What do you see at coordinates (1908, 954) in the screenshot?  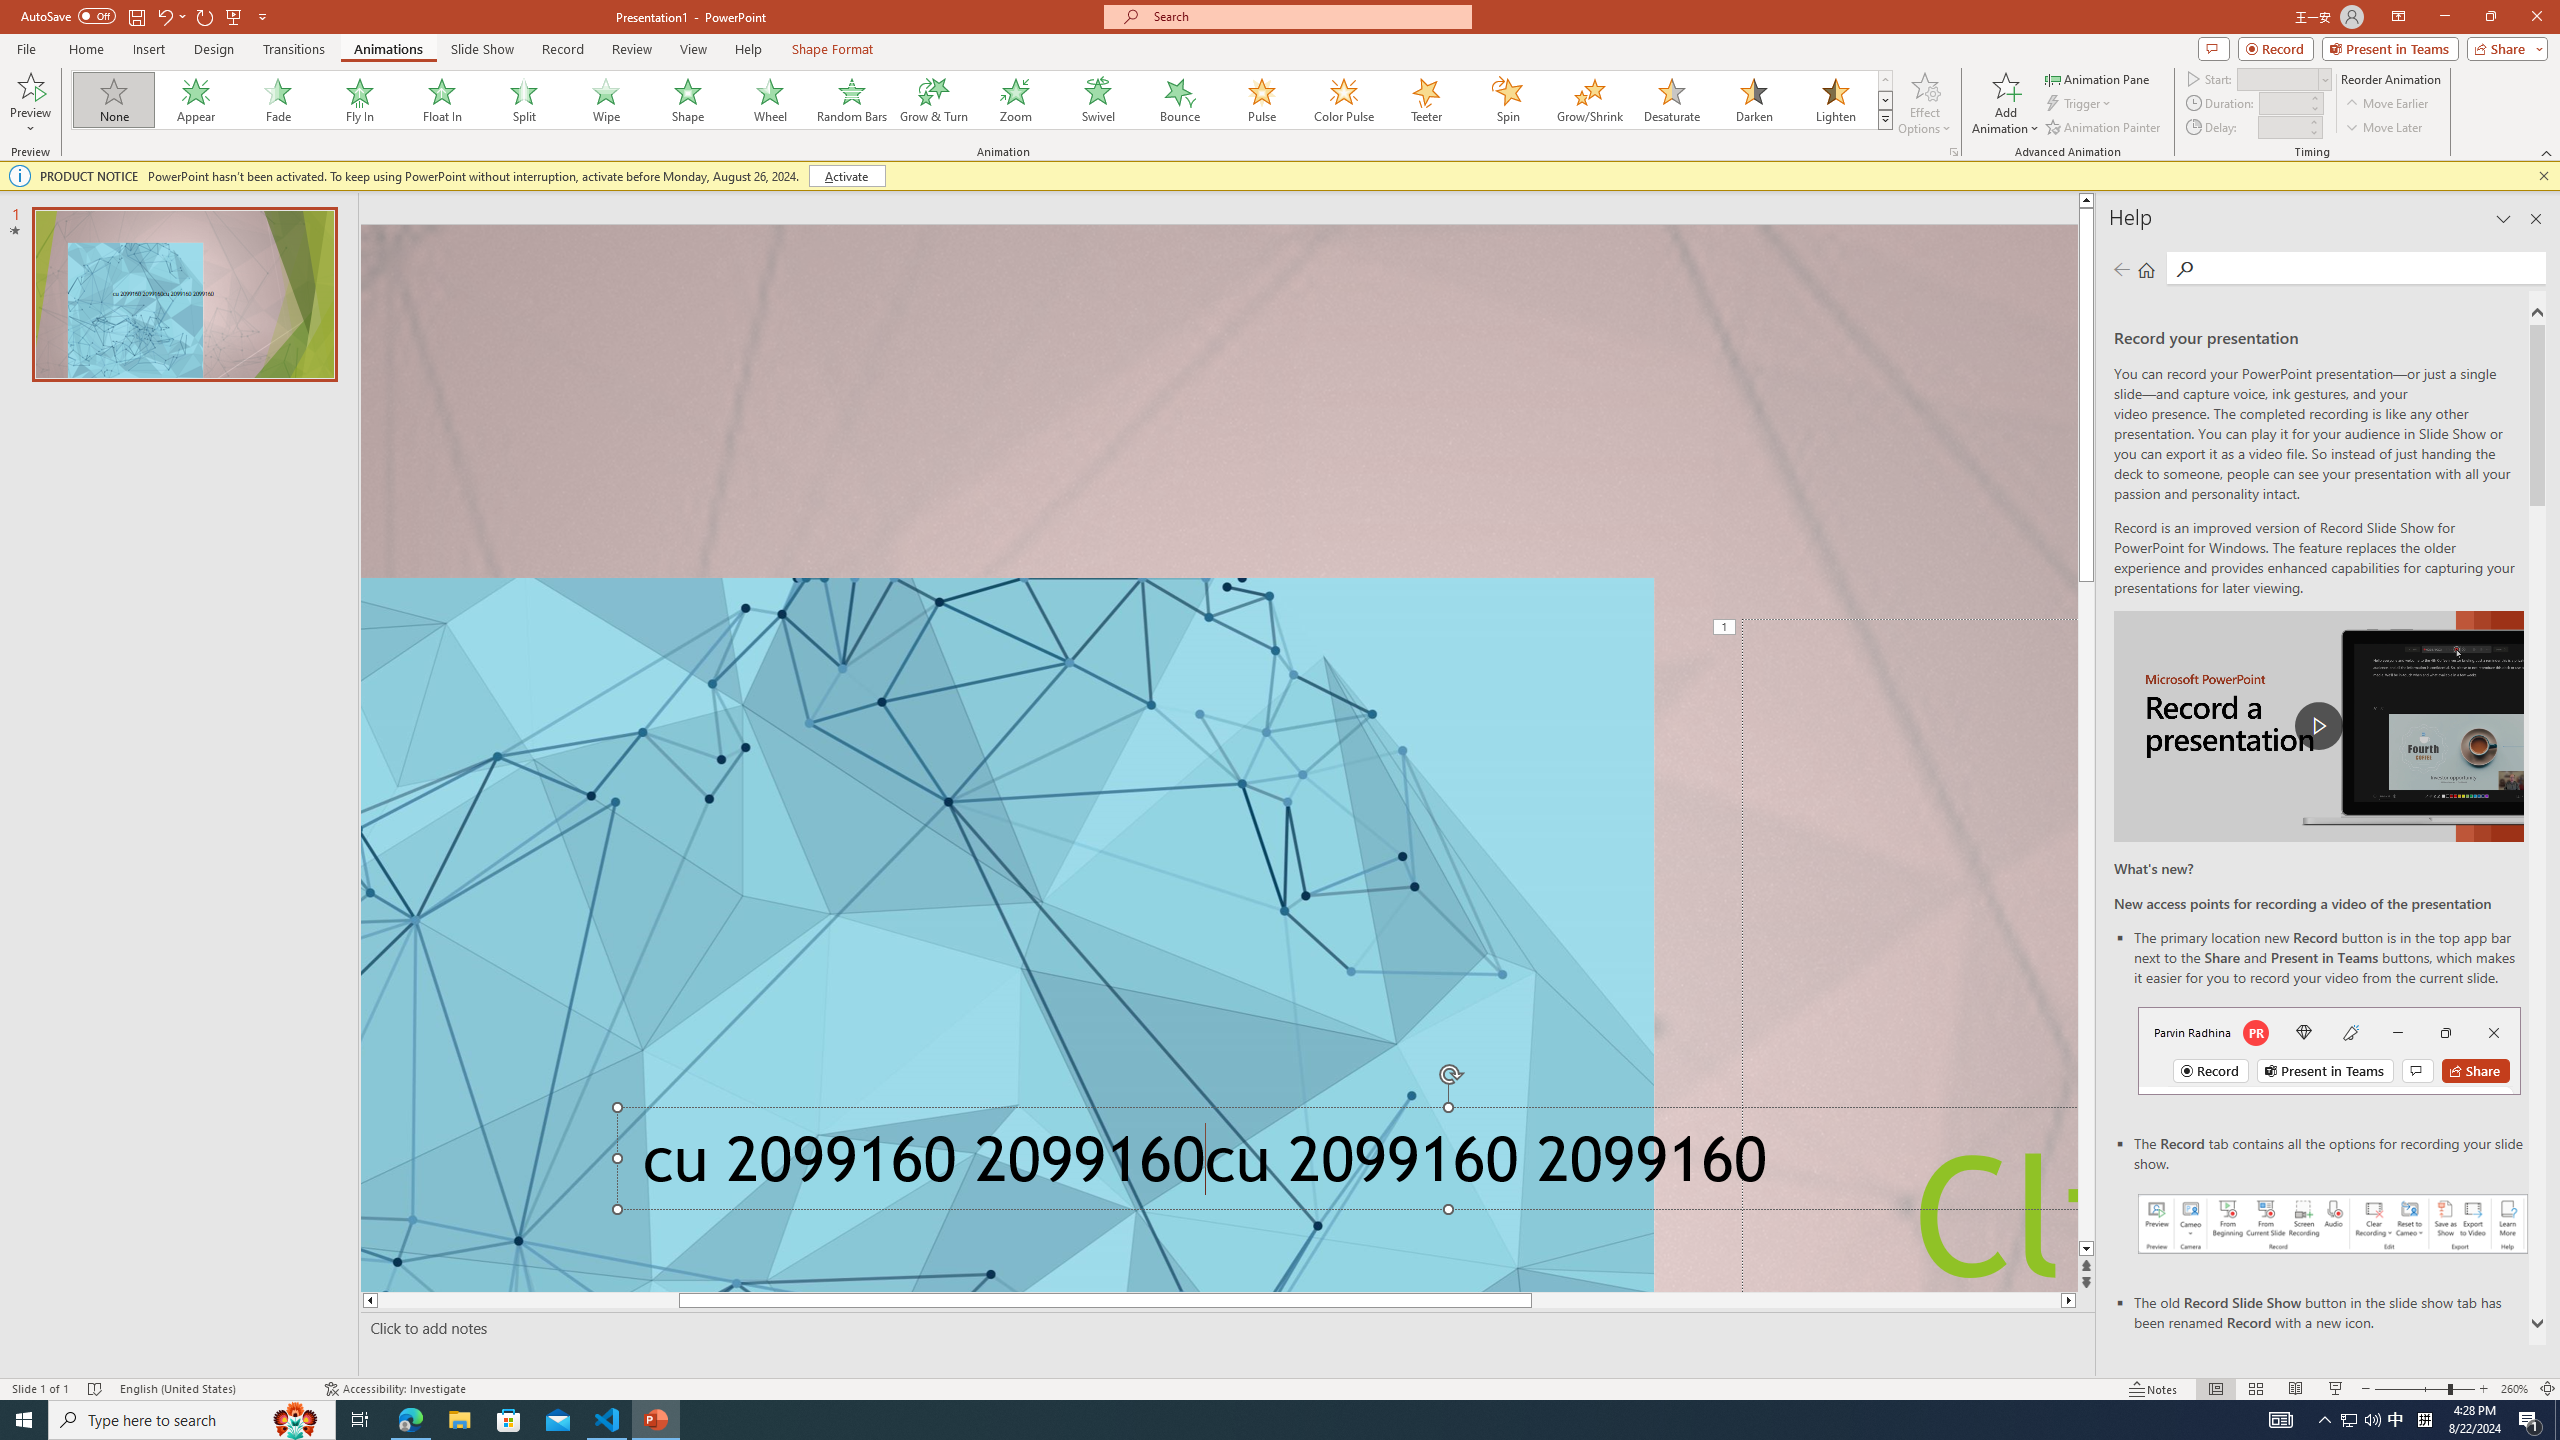 I see `'Title TextBox'` at bounding box center [1908, 954].